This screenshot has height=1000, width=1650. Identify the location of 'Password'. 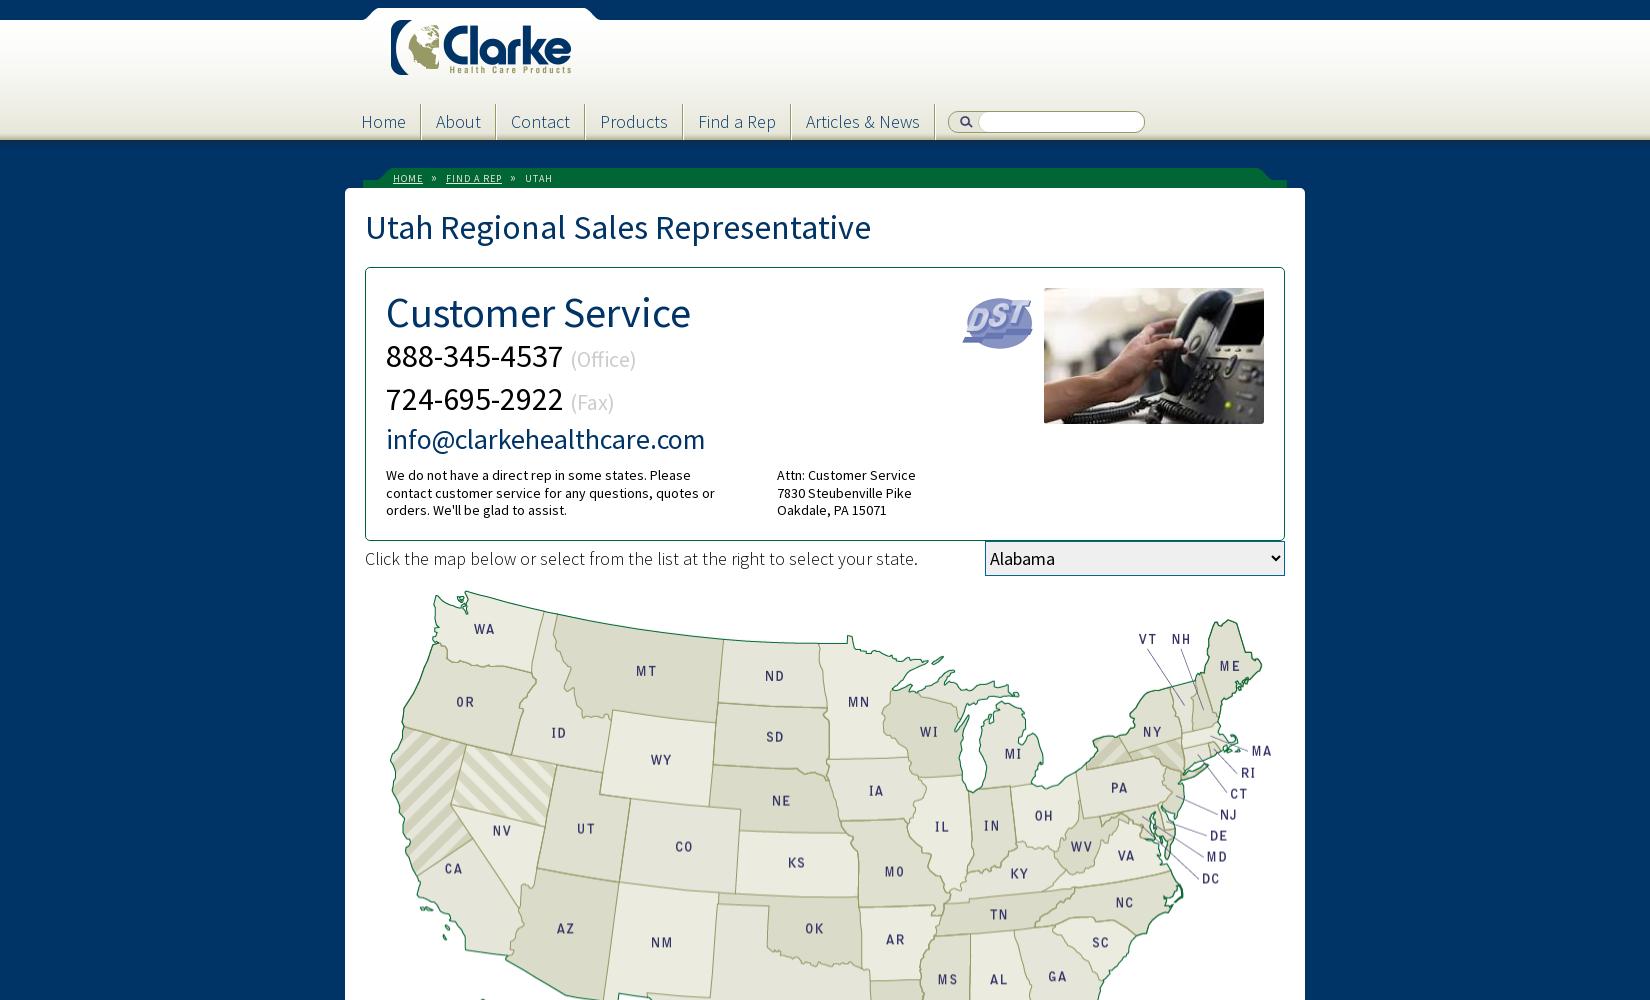
(827, 105).